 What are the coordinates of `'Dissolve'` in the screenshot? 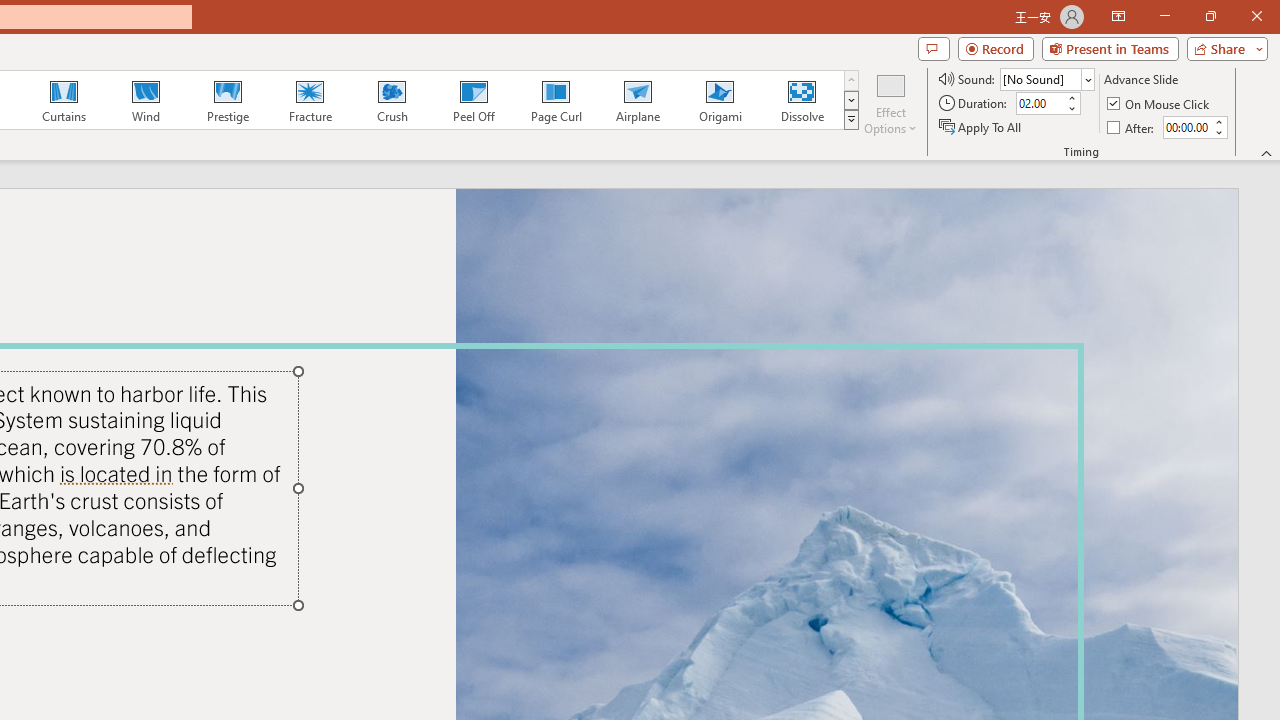 It's located at (802, 100).